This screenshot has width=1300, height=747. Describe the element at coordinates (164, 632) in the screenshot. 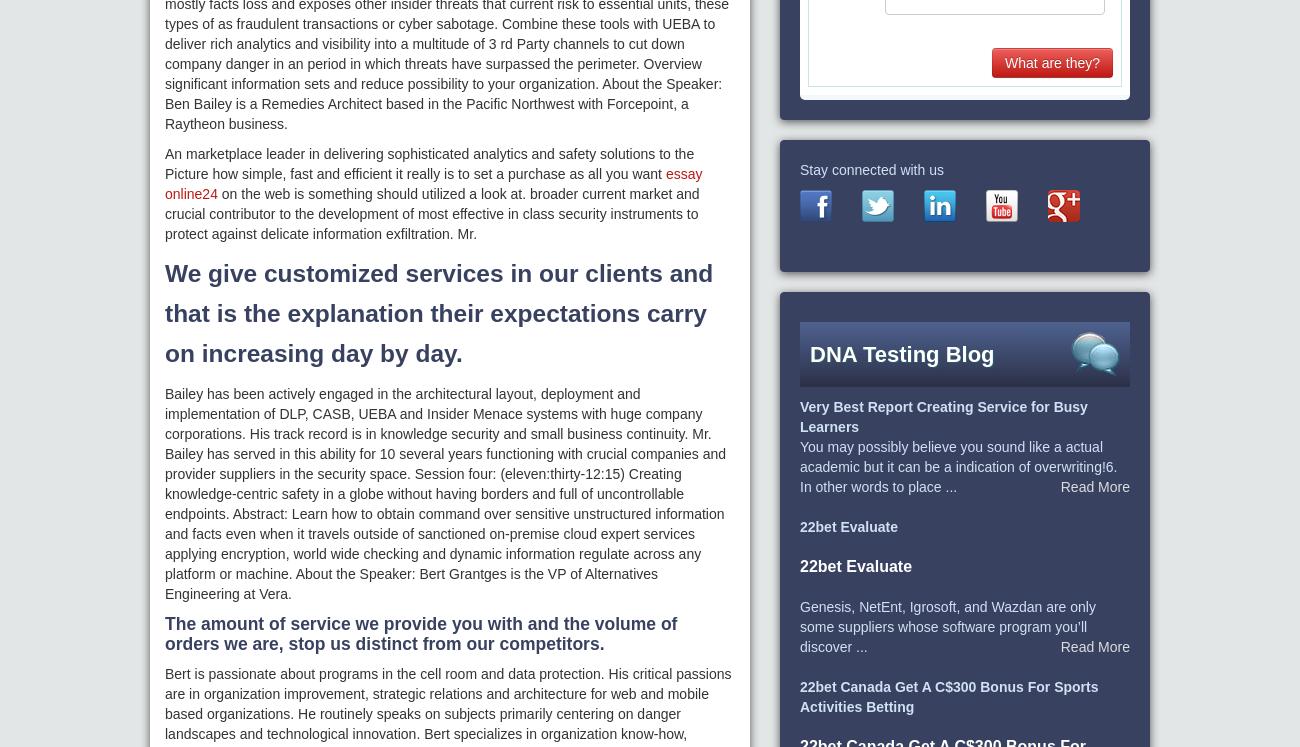

I see `'The amount of service we provide you with and the volume of orders we are, stop us distinct from our competitors.'` at that location.